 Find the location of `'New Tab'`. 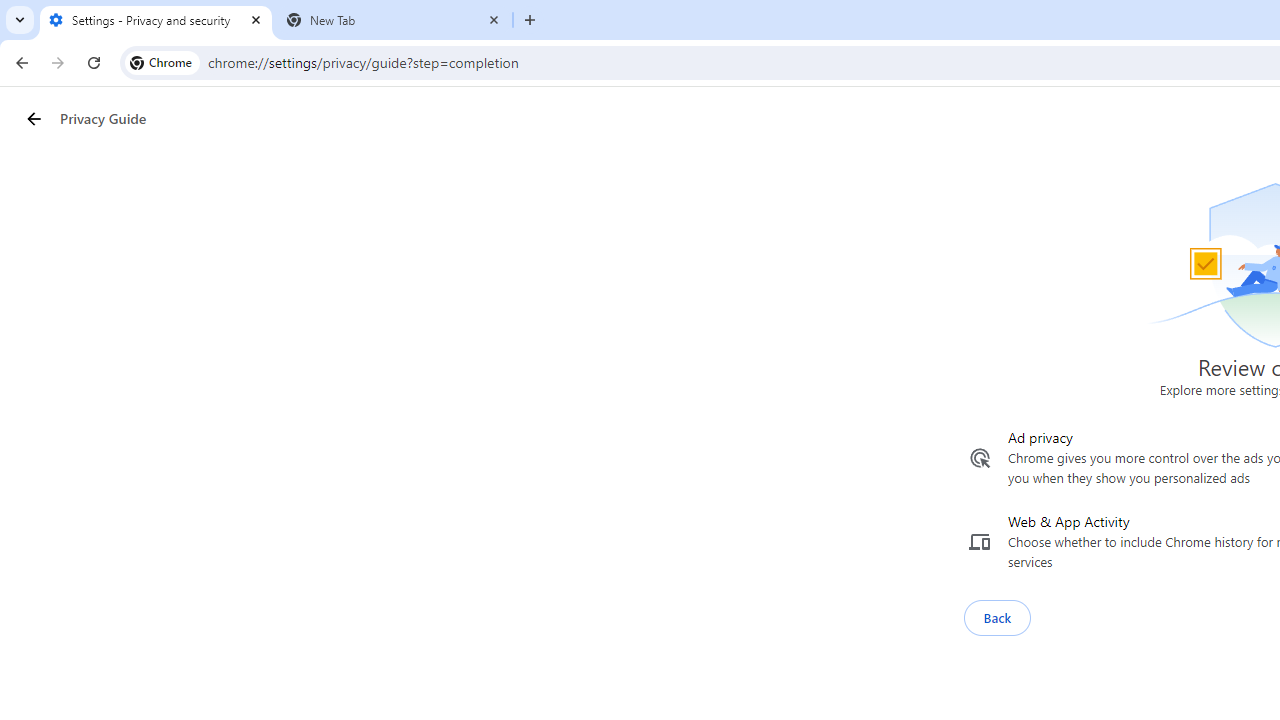

'New Tab' is located at coordinates (394, 20).